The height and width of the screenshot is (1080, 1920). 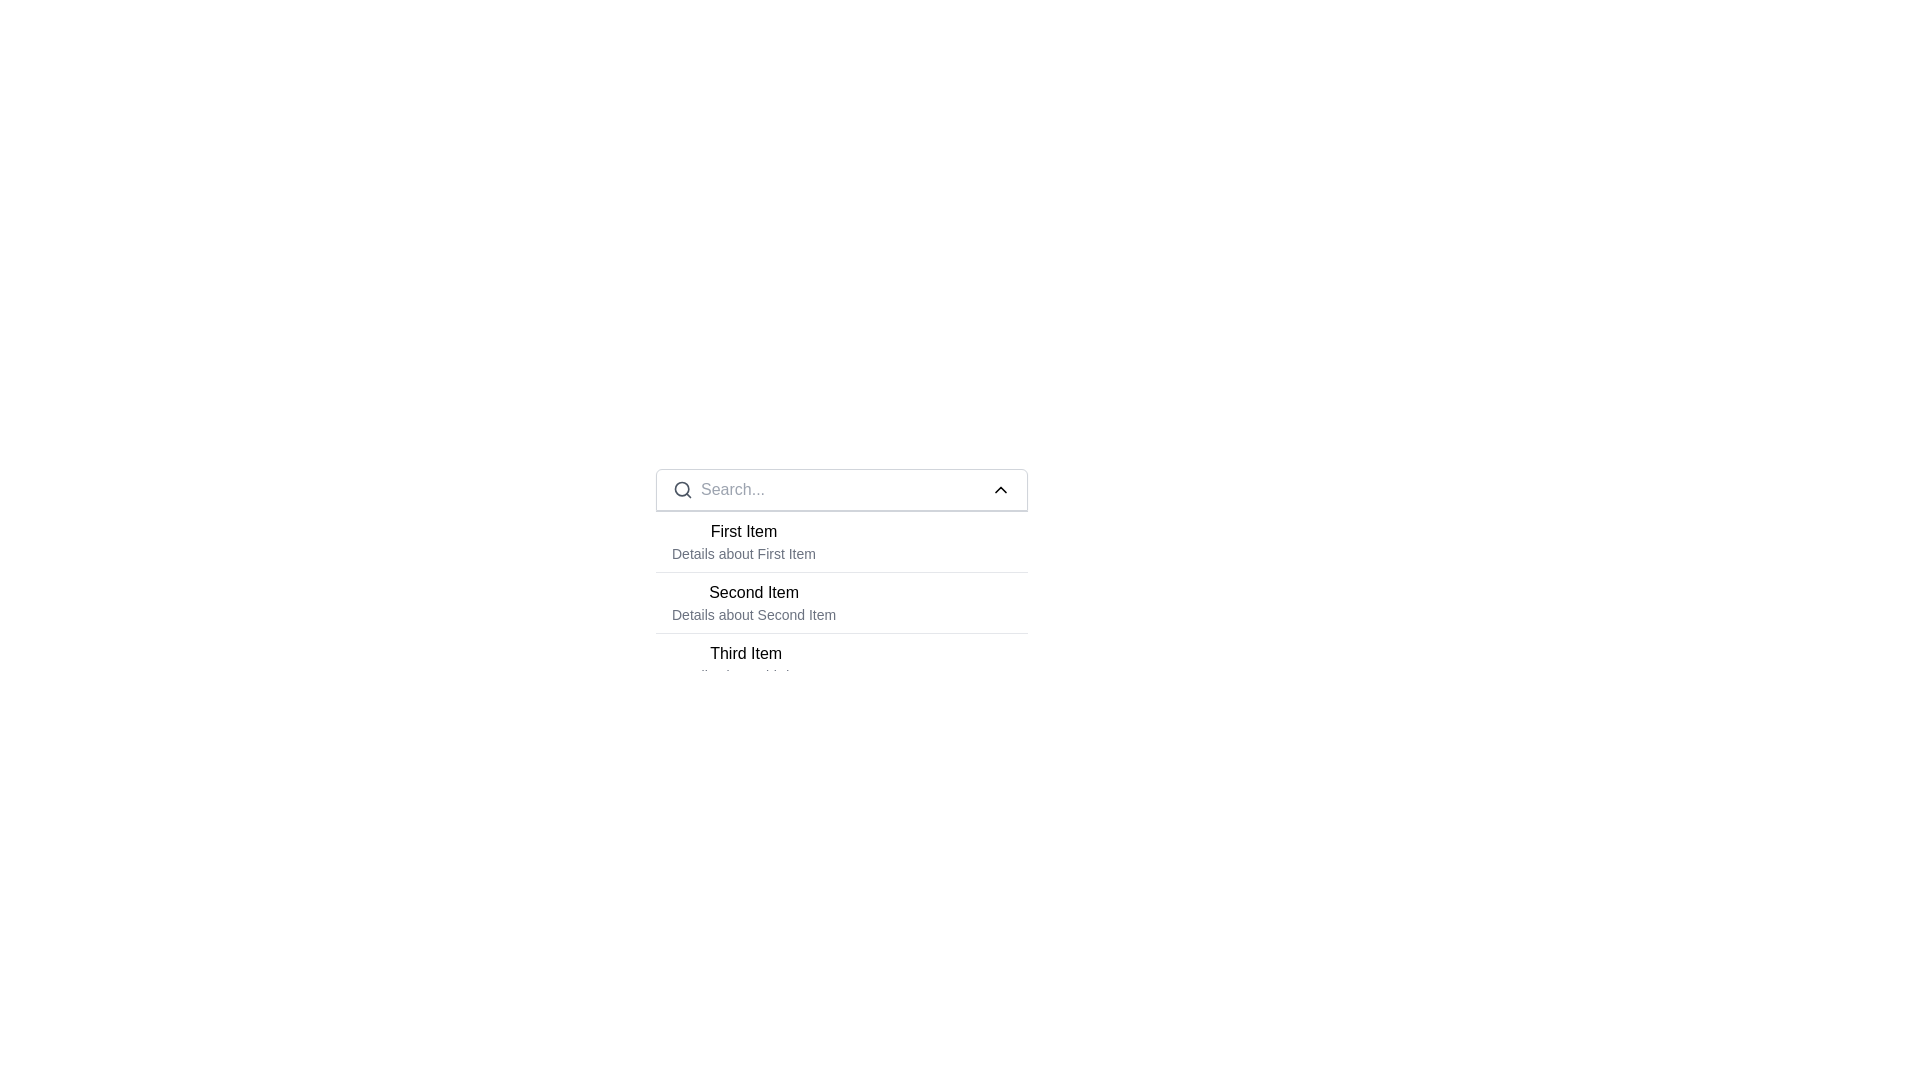 I want to click on the 'Third Item' text header, which is styled in bold and positioned above the description text, so click(x=745, y=654).